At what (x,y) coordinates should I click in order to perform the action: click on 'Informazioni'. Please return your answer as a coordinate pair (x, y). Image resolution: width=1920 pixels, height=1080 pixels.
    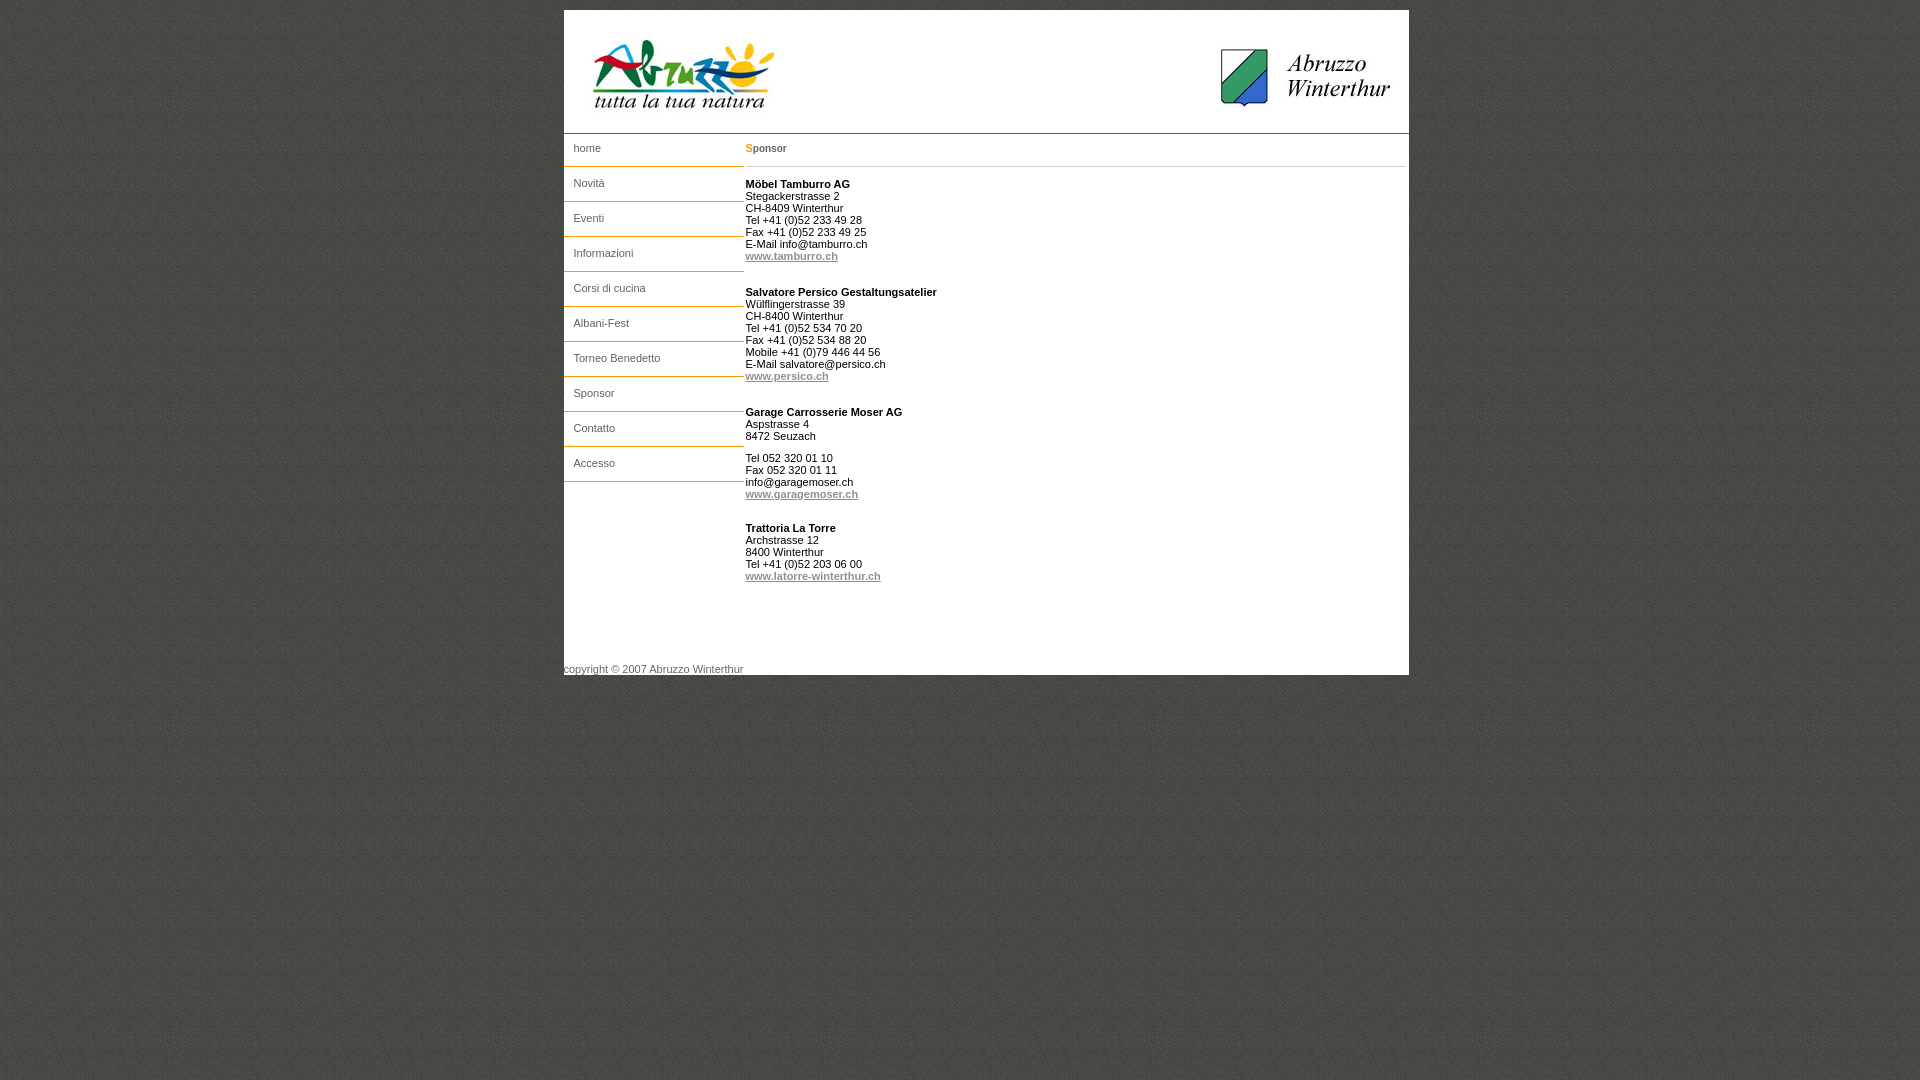
    Looking at the image, I should click on (653, 254).